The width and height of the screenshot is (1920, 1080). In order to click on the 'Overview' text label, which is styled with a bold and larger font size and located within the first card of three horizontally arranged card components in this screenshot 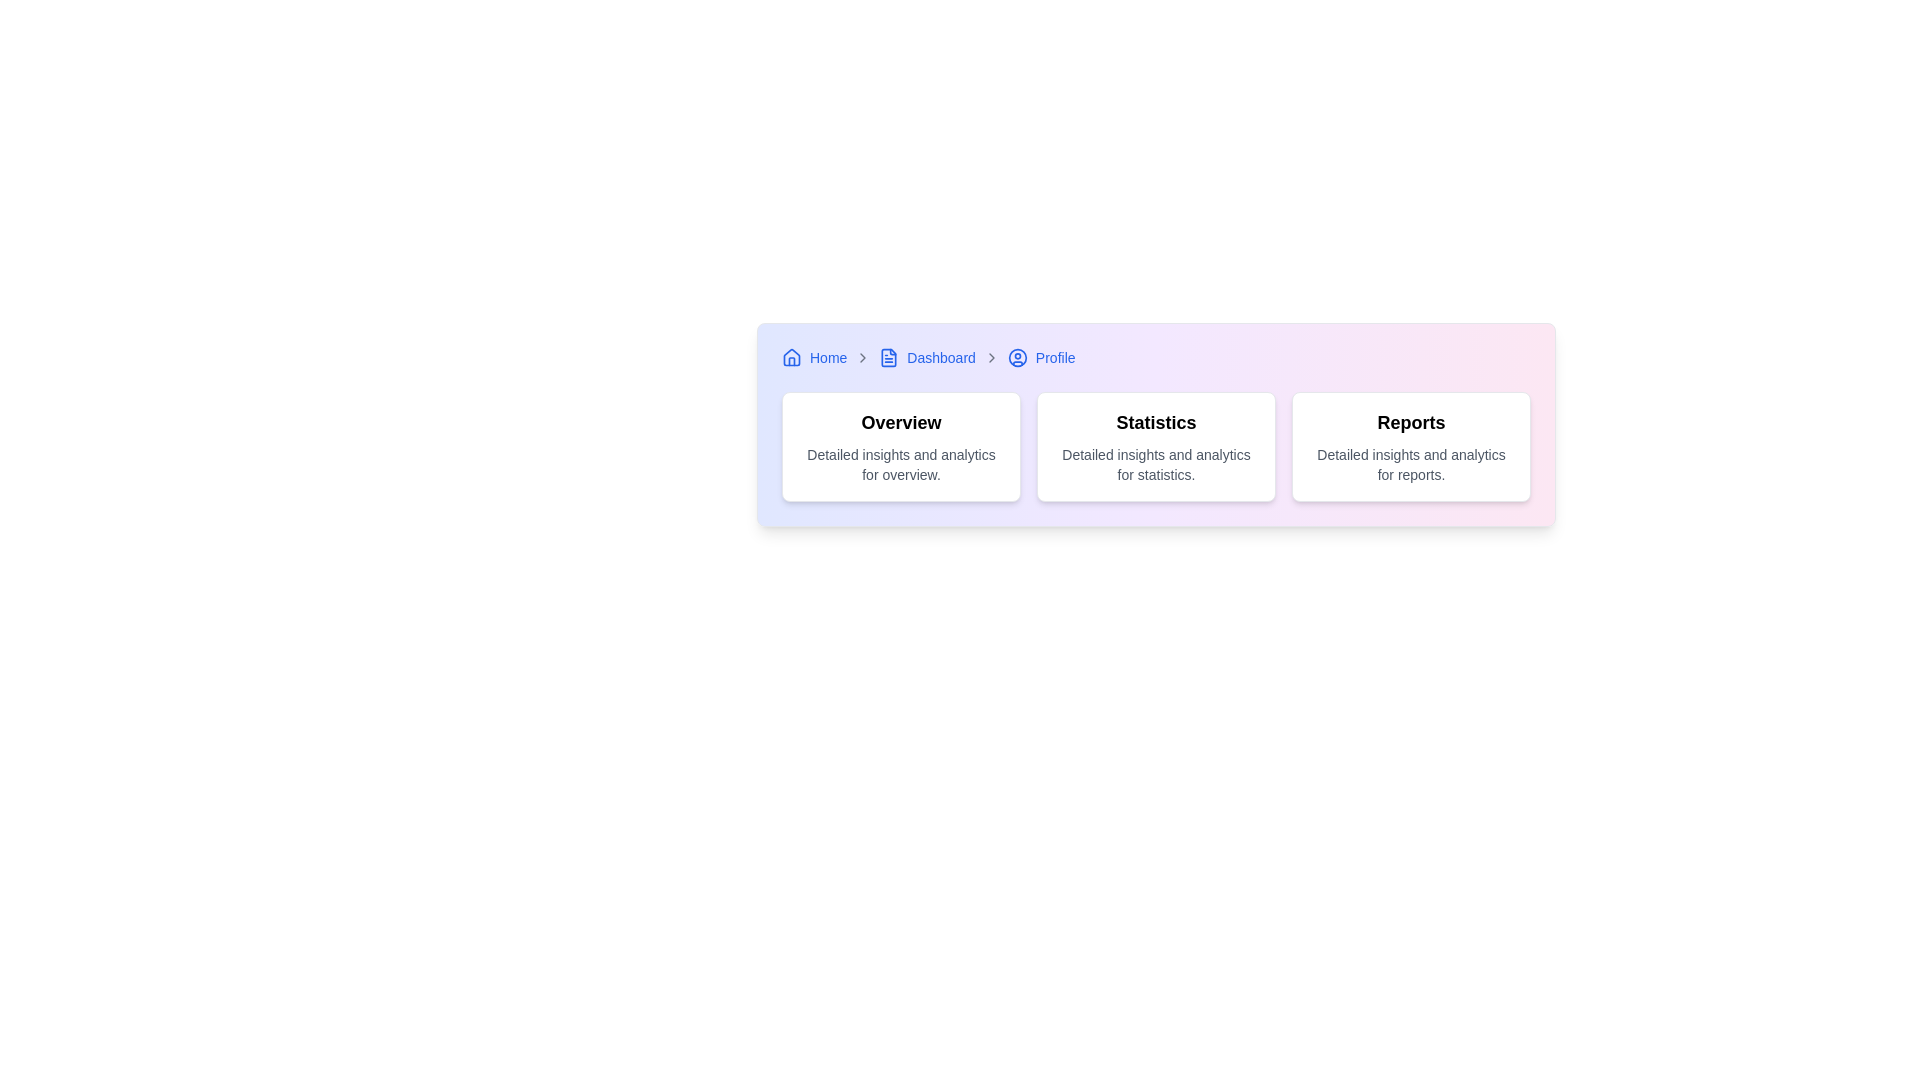, I will do `click(900, 422)`.